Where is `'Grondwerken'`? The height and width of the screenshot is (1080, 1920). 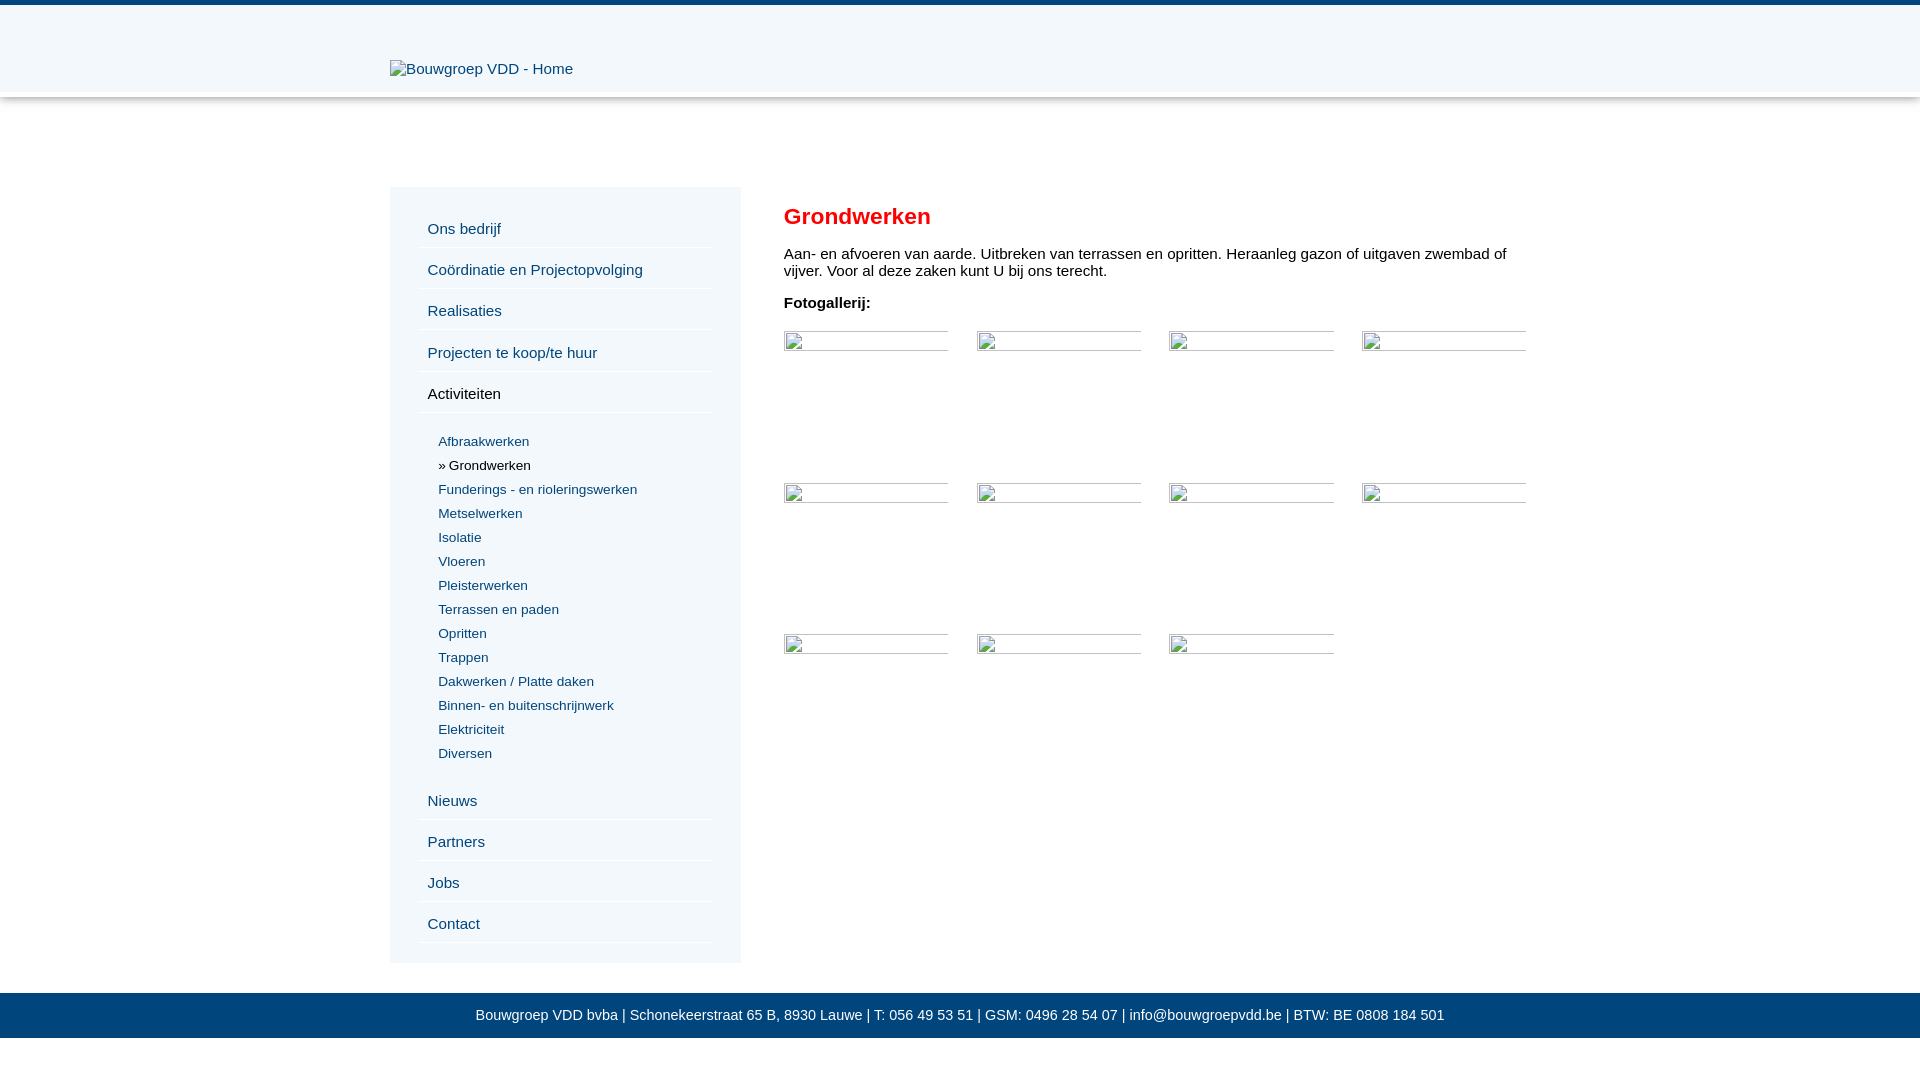
'Grondwerken' is located at coordinates (865, 648).